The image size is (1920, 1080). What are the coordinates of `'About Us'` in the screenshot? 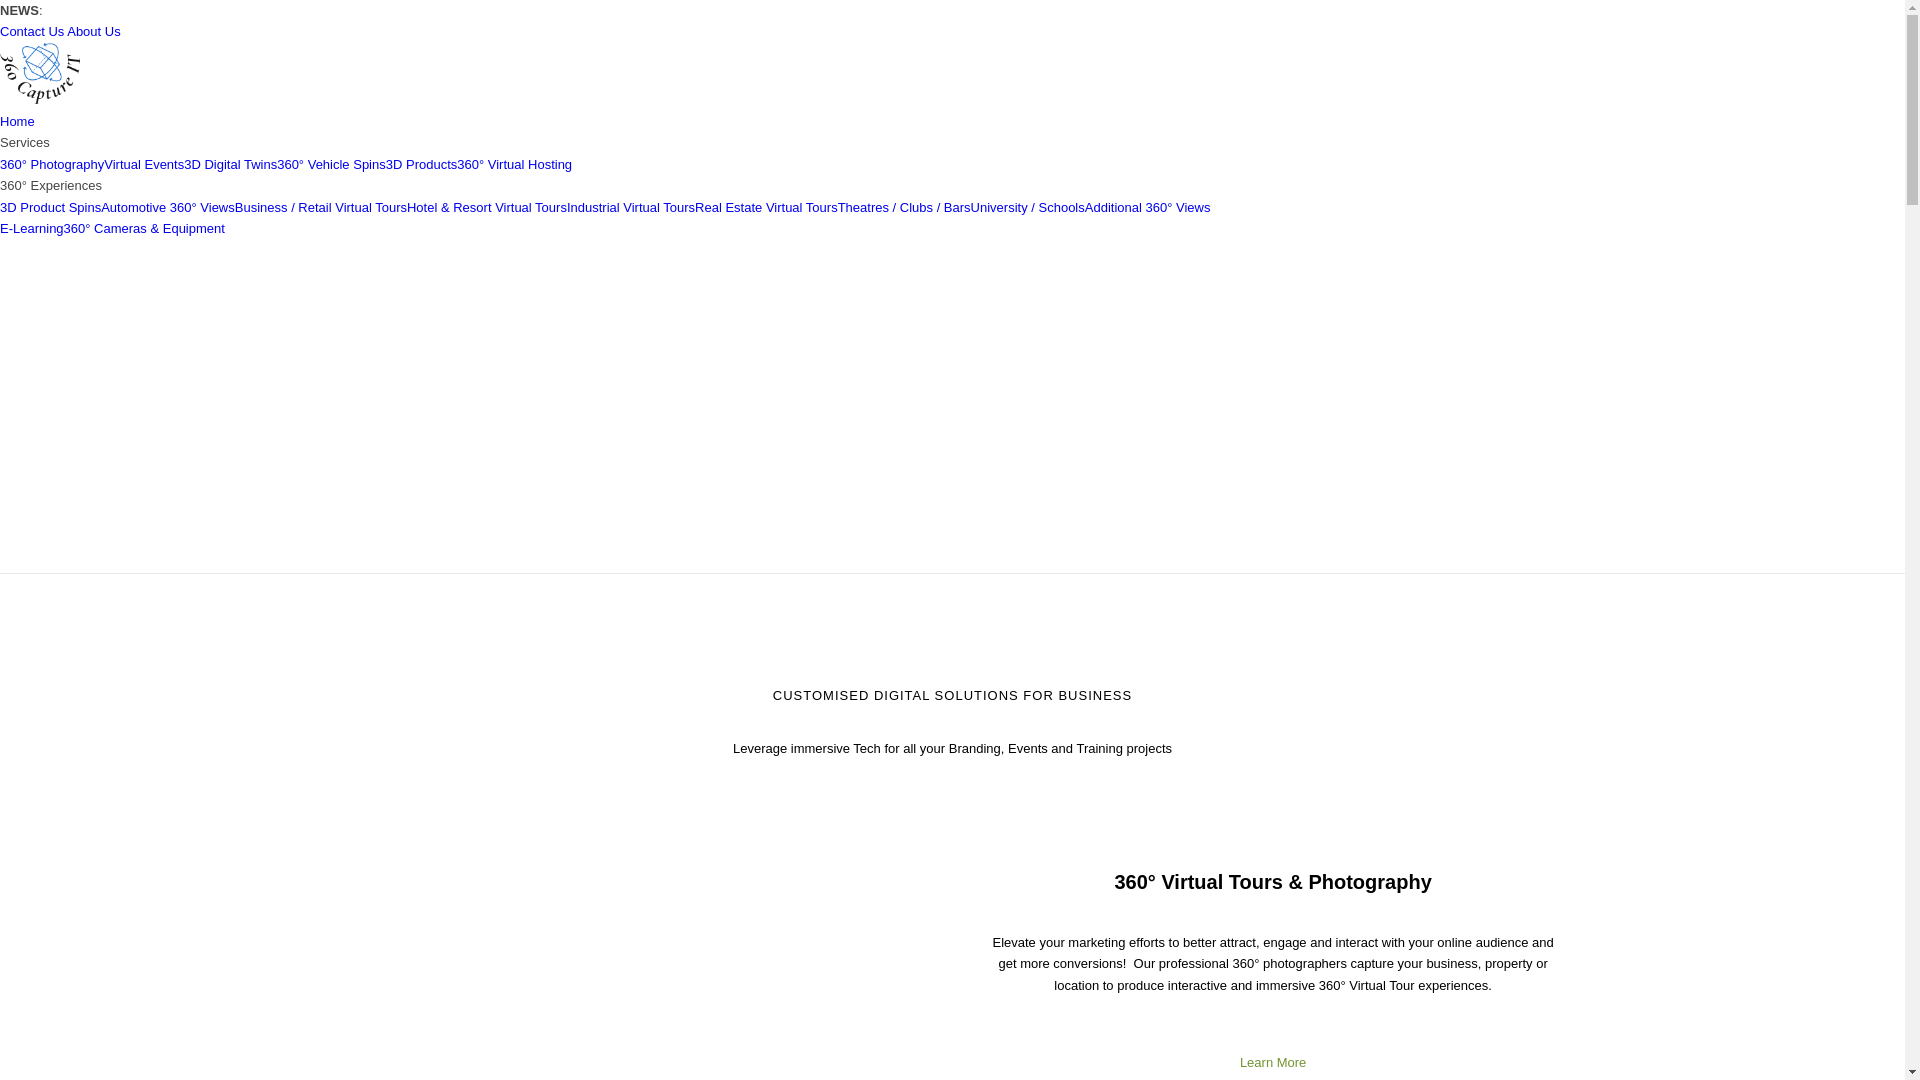 It's located at (92, 31).